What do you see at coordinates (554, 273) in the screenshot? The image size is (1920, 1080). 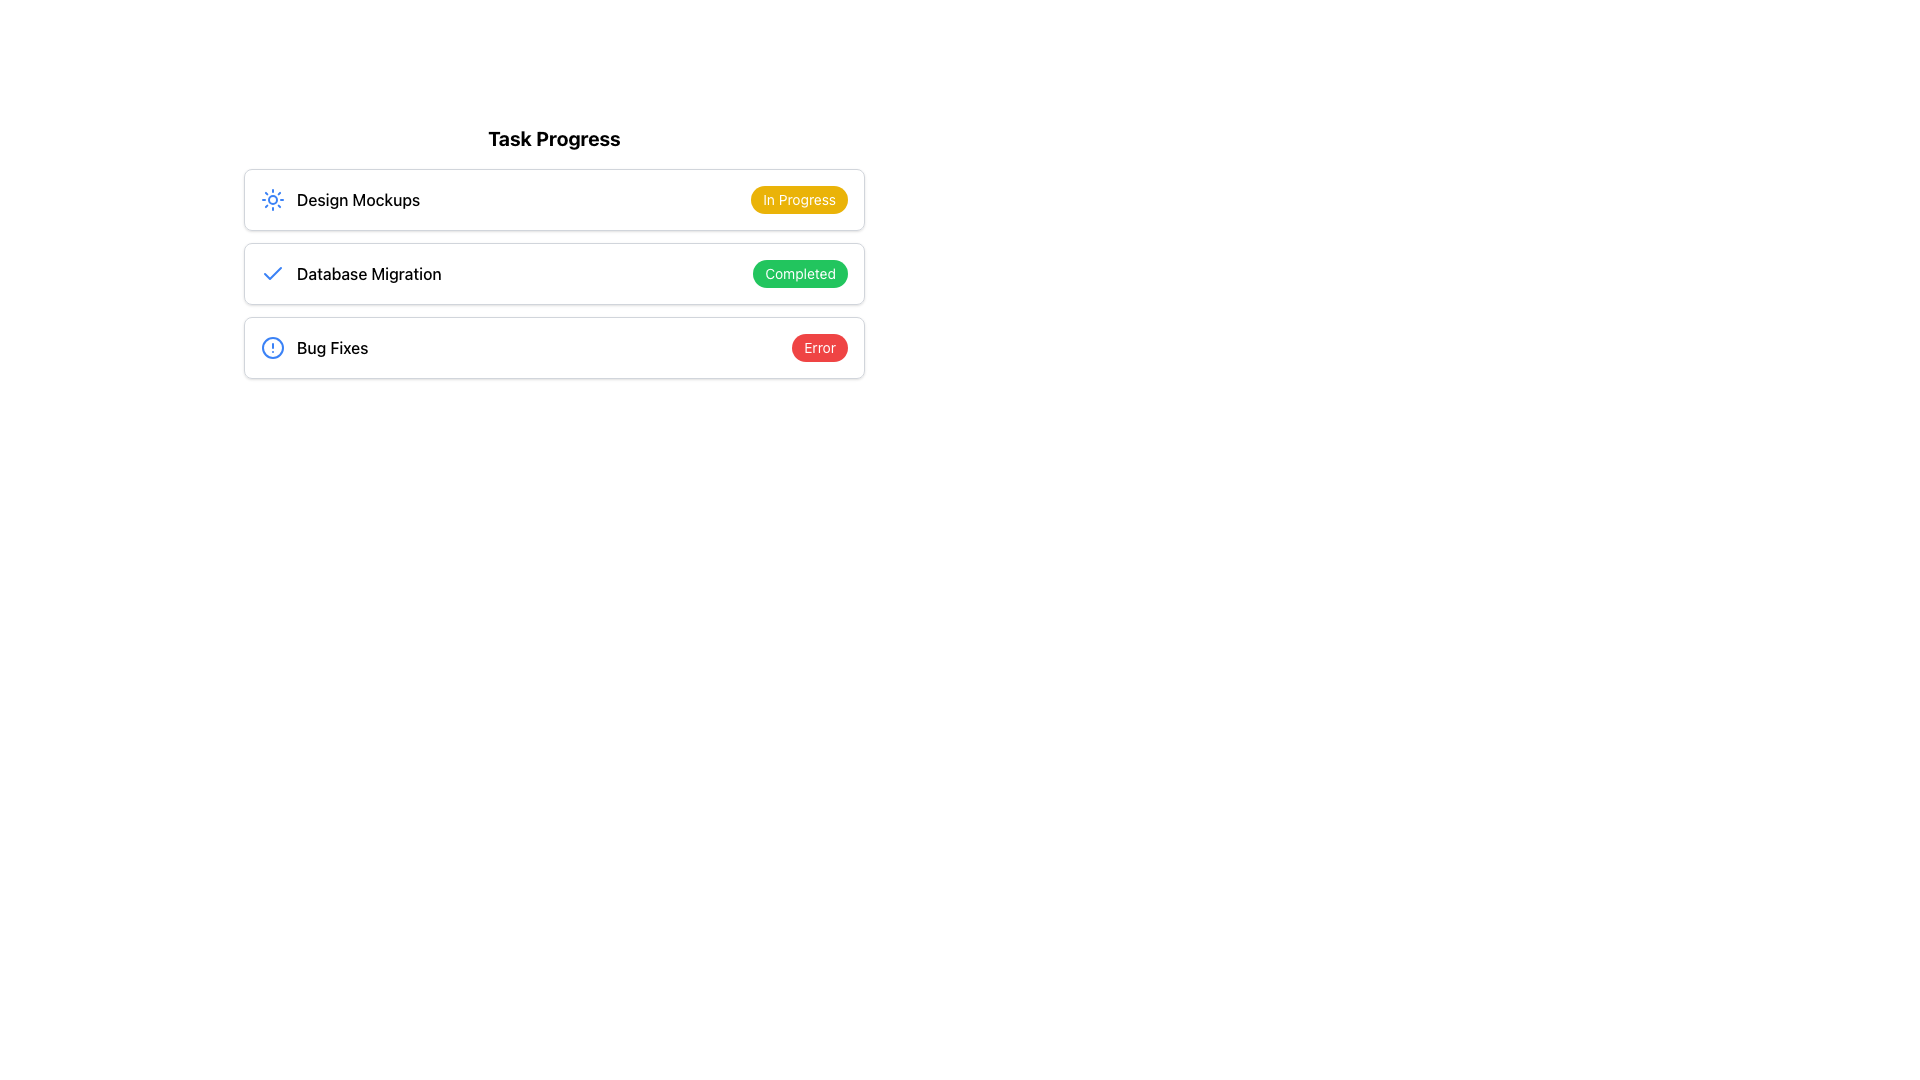 I see `the 'Task Progress Indicator' which displays the progress of the 'Database Migration' task marked as 'Completed' to focus or select it` at bounding box center [554, 273].